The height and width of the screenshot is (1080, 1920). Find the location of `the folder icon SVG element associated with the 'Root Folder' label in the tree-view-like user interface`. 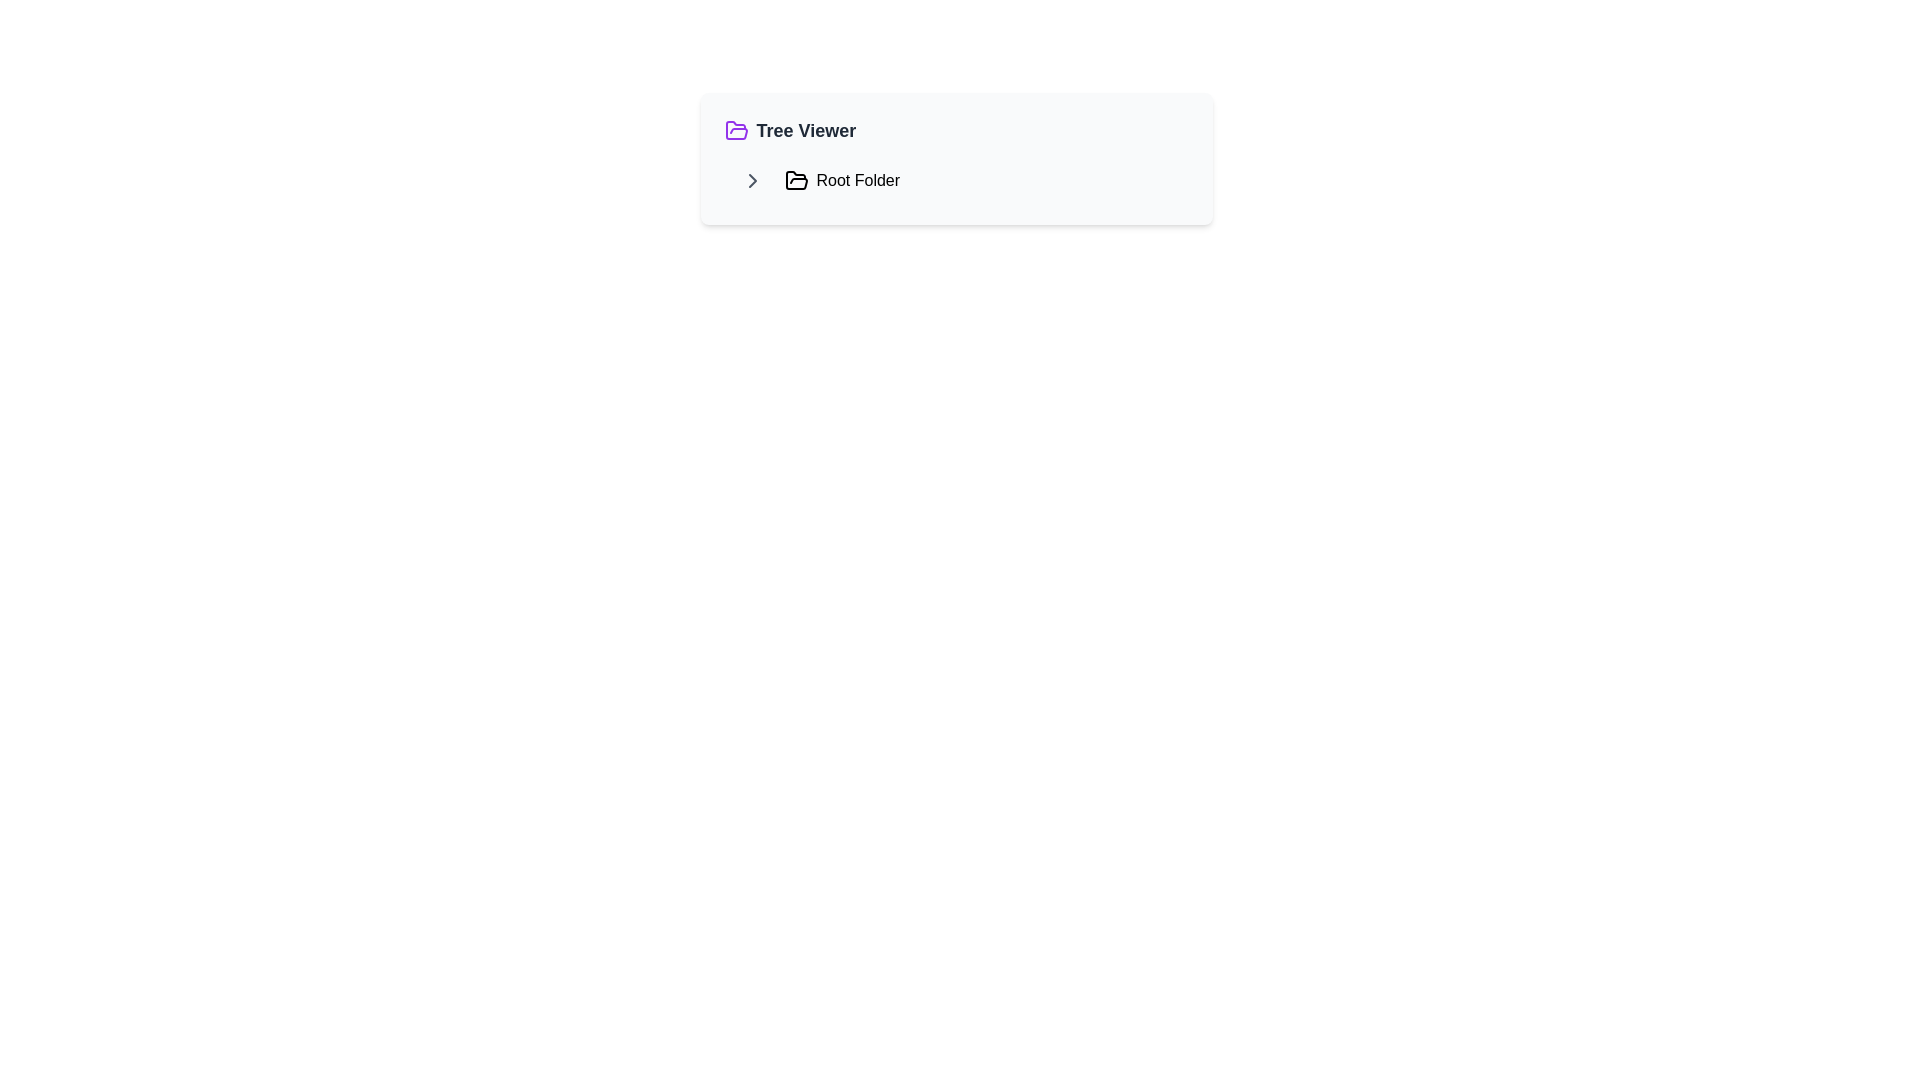

the folder icon SVG element associated with the 'Root Folder' label in the tree-view-like user interface is located at coordinates (795, 180).